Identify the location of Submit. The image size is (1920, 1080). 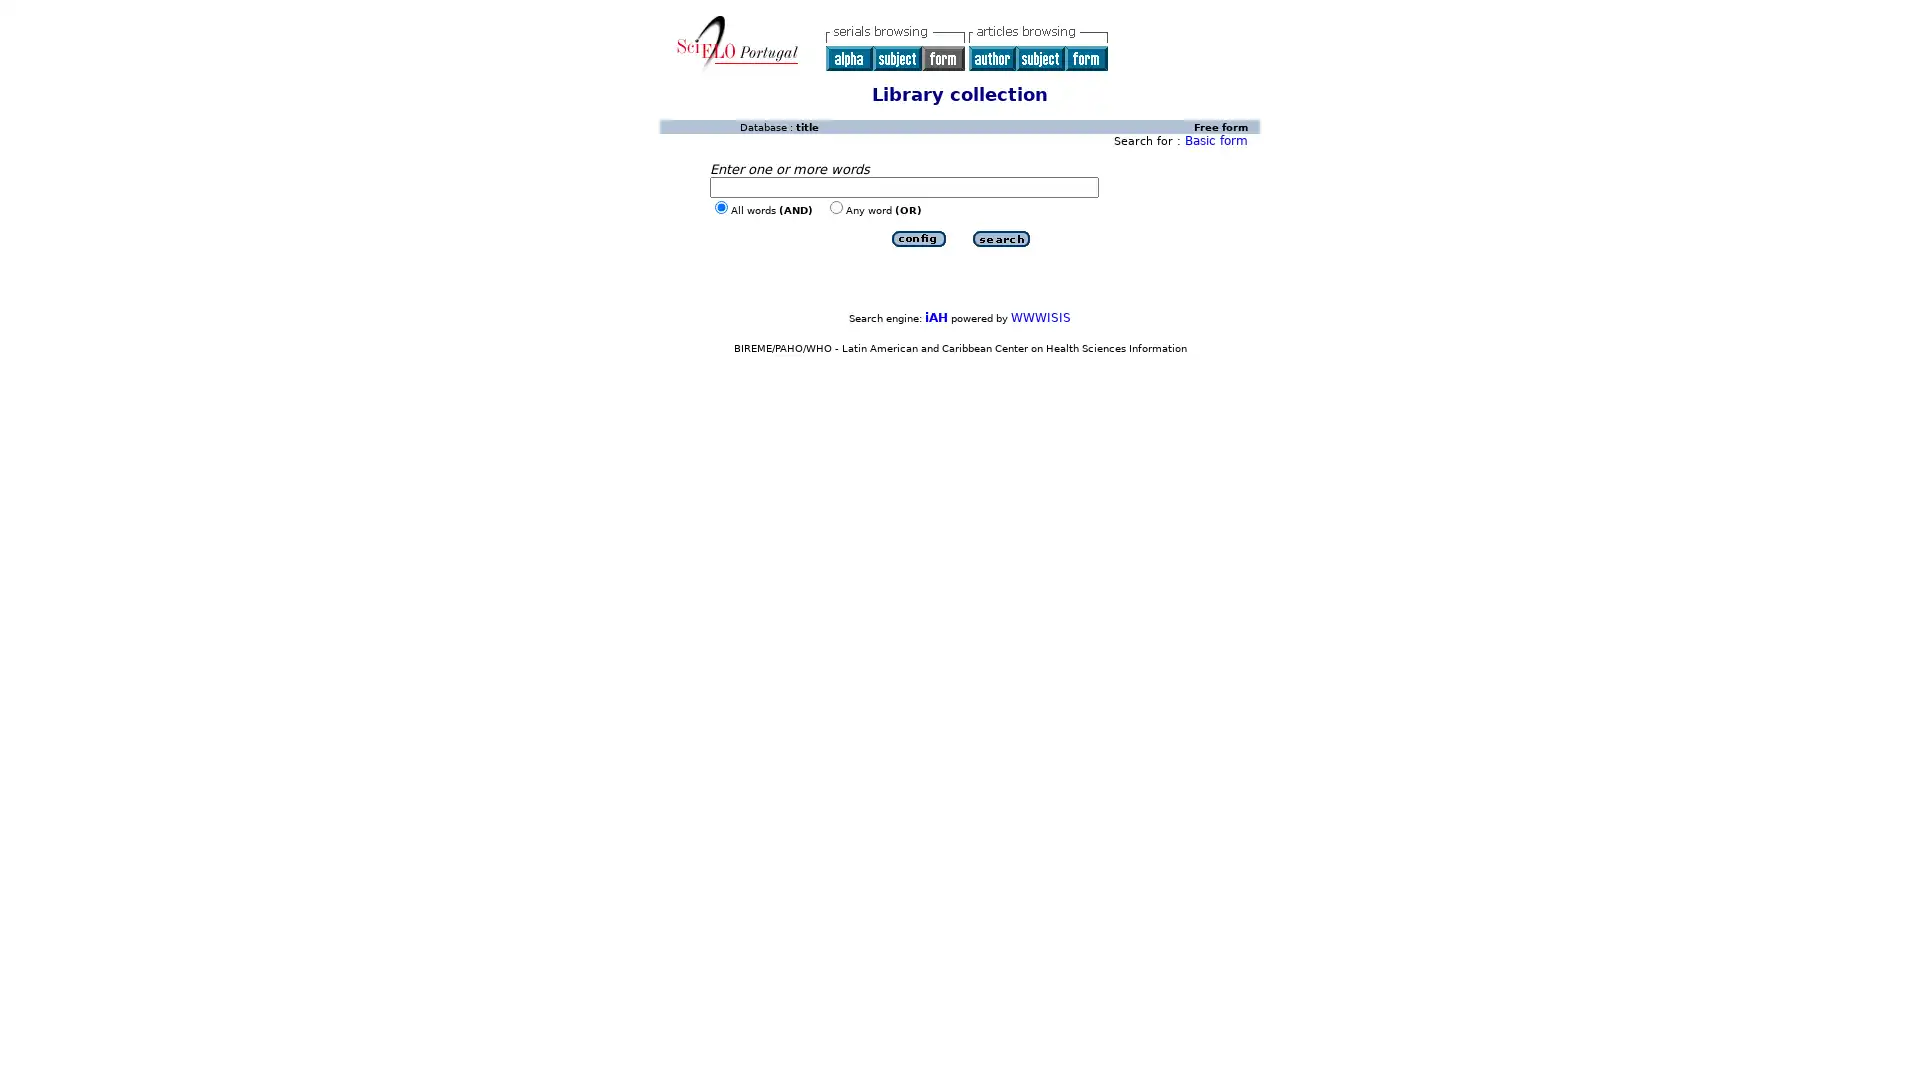
(916, 237).